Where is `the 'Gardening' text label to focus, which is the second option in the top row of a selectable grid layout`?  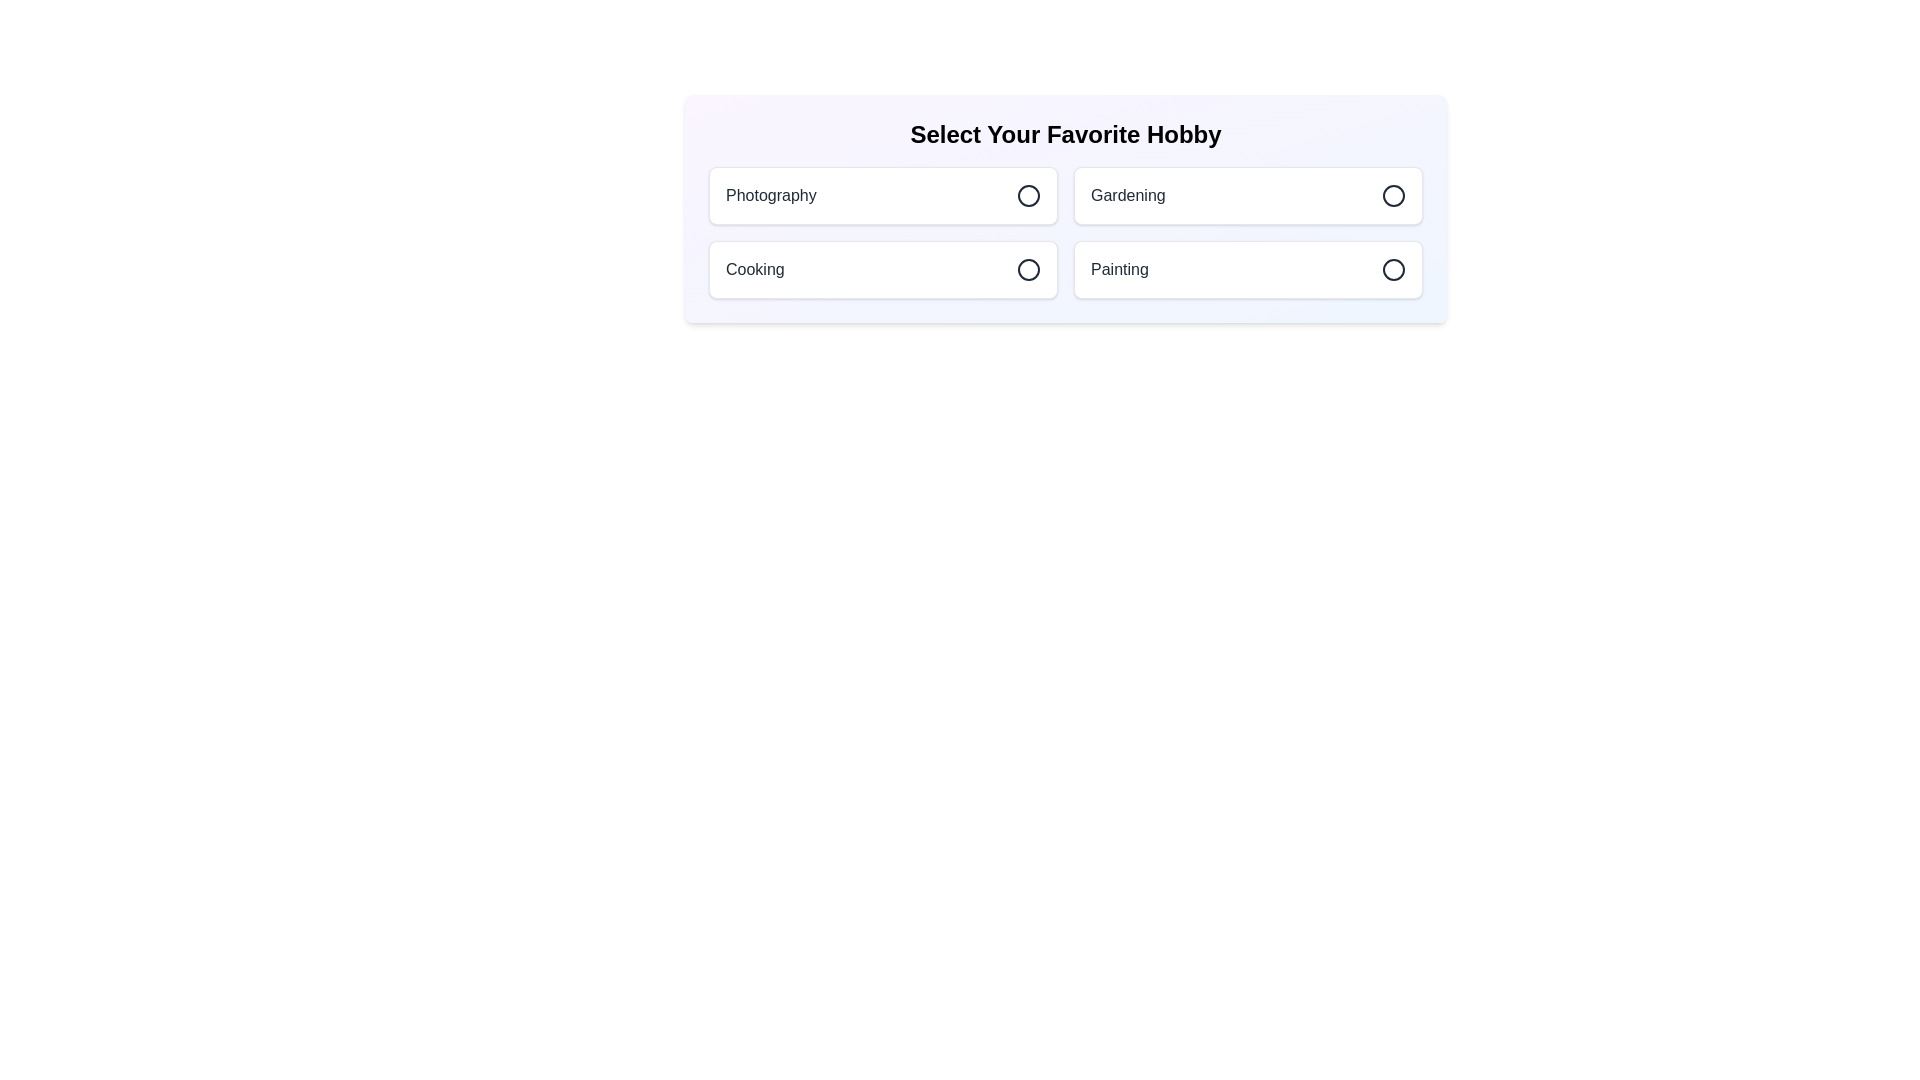
the 'Gardening' text label to focus, which is the second option in the top row of a selectable grid layout is located at coordinates (1128, 196).